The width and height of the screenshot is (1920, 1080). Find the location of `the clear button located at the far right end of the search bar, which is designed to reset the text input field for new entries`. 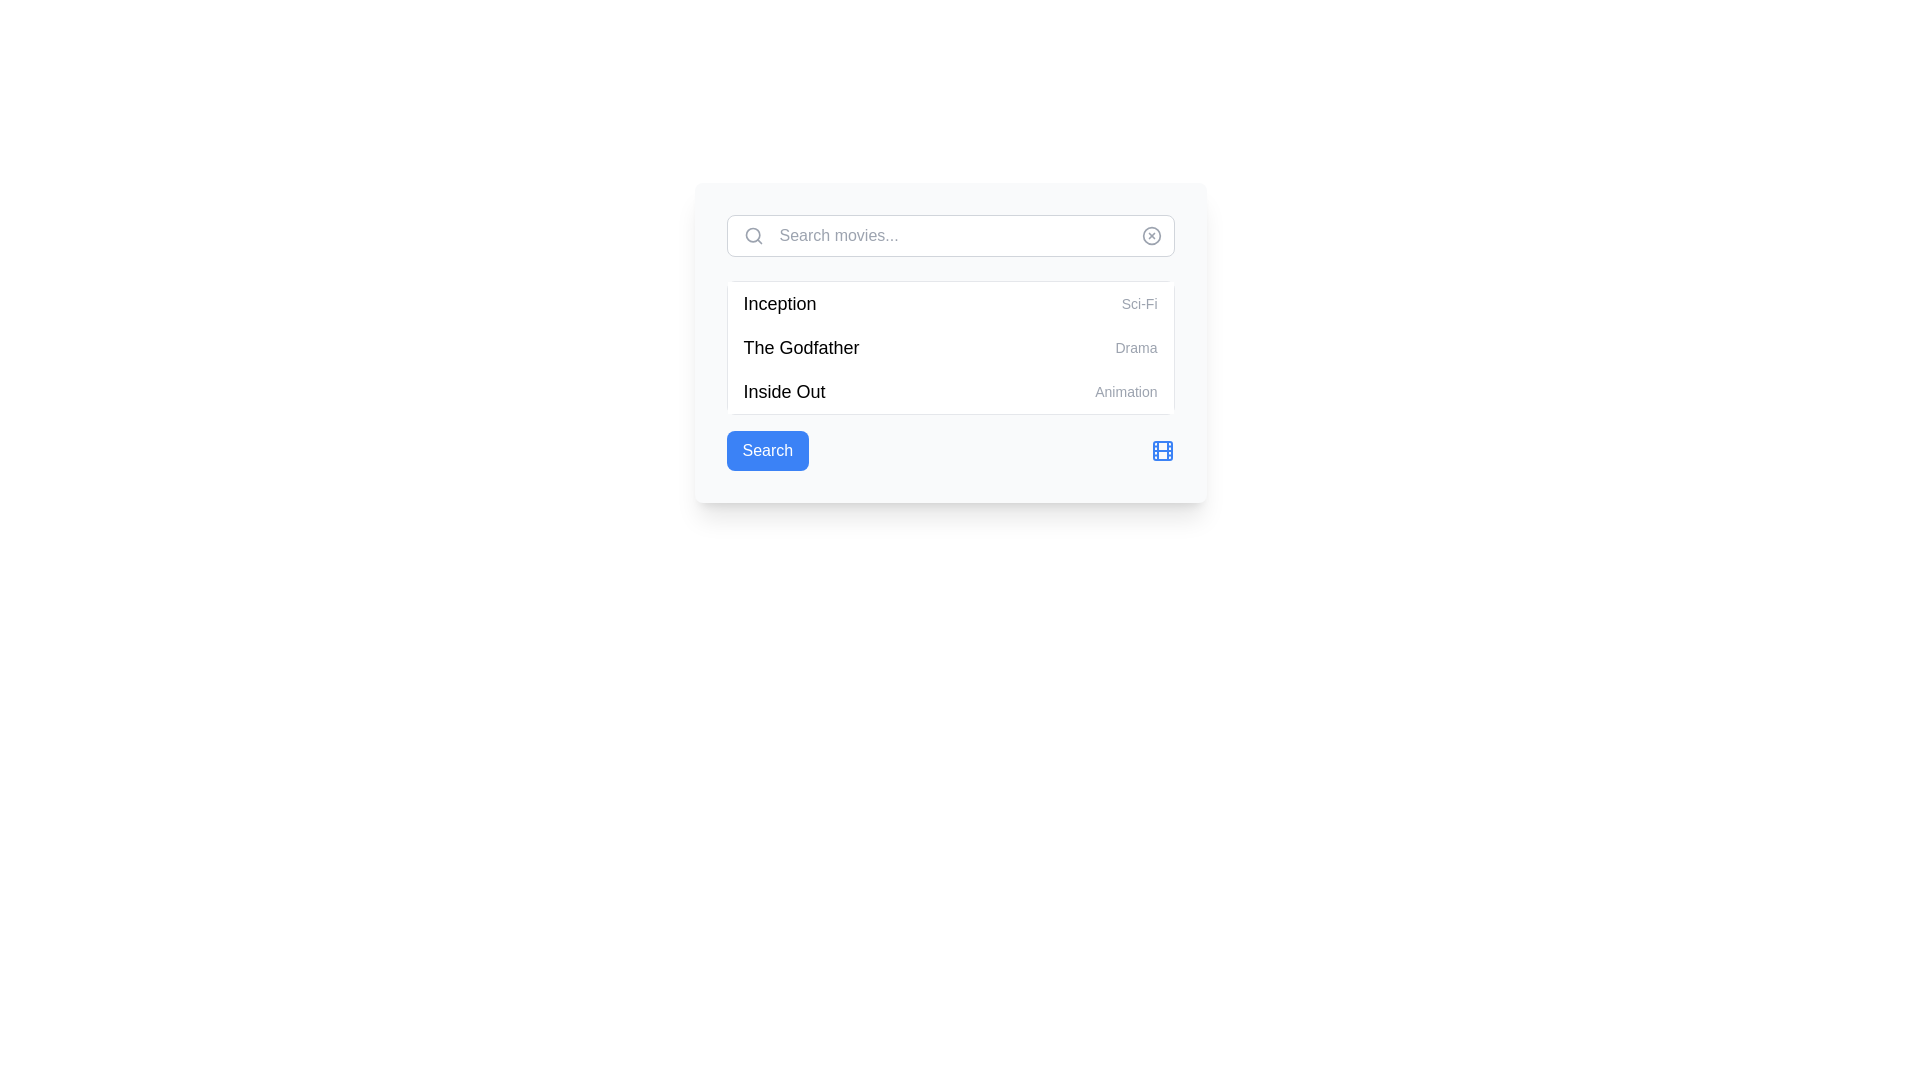

the clear button located at the far right end of the search bar, which is designed to reset the text input field for new entries is located at coordinates (1151, 234).